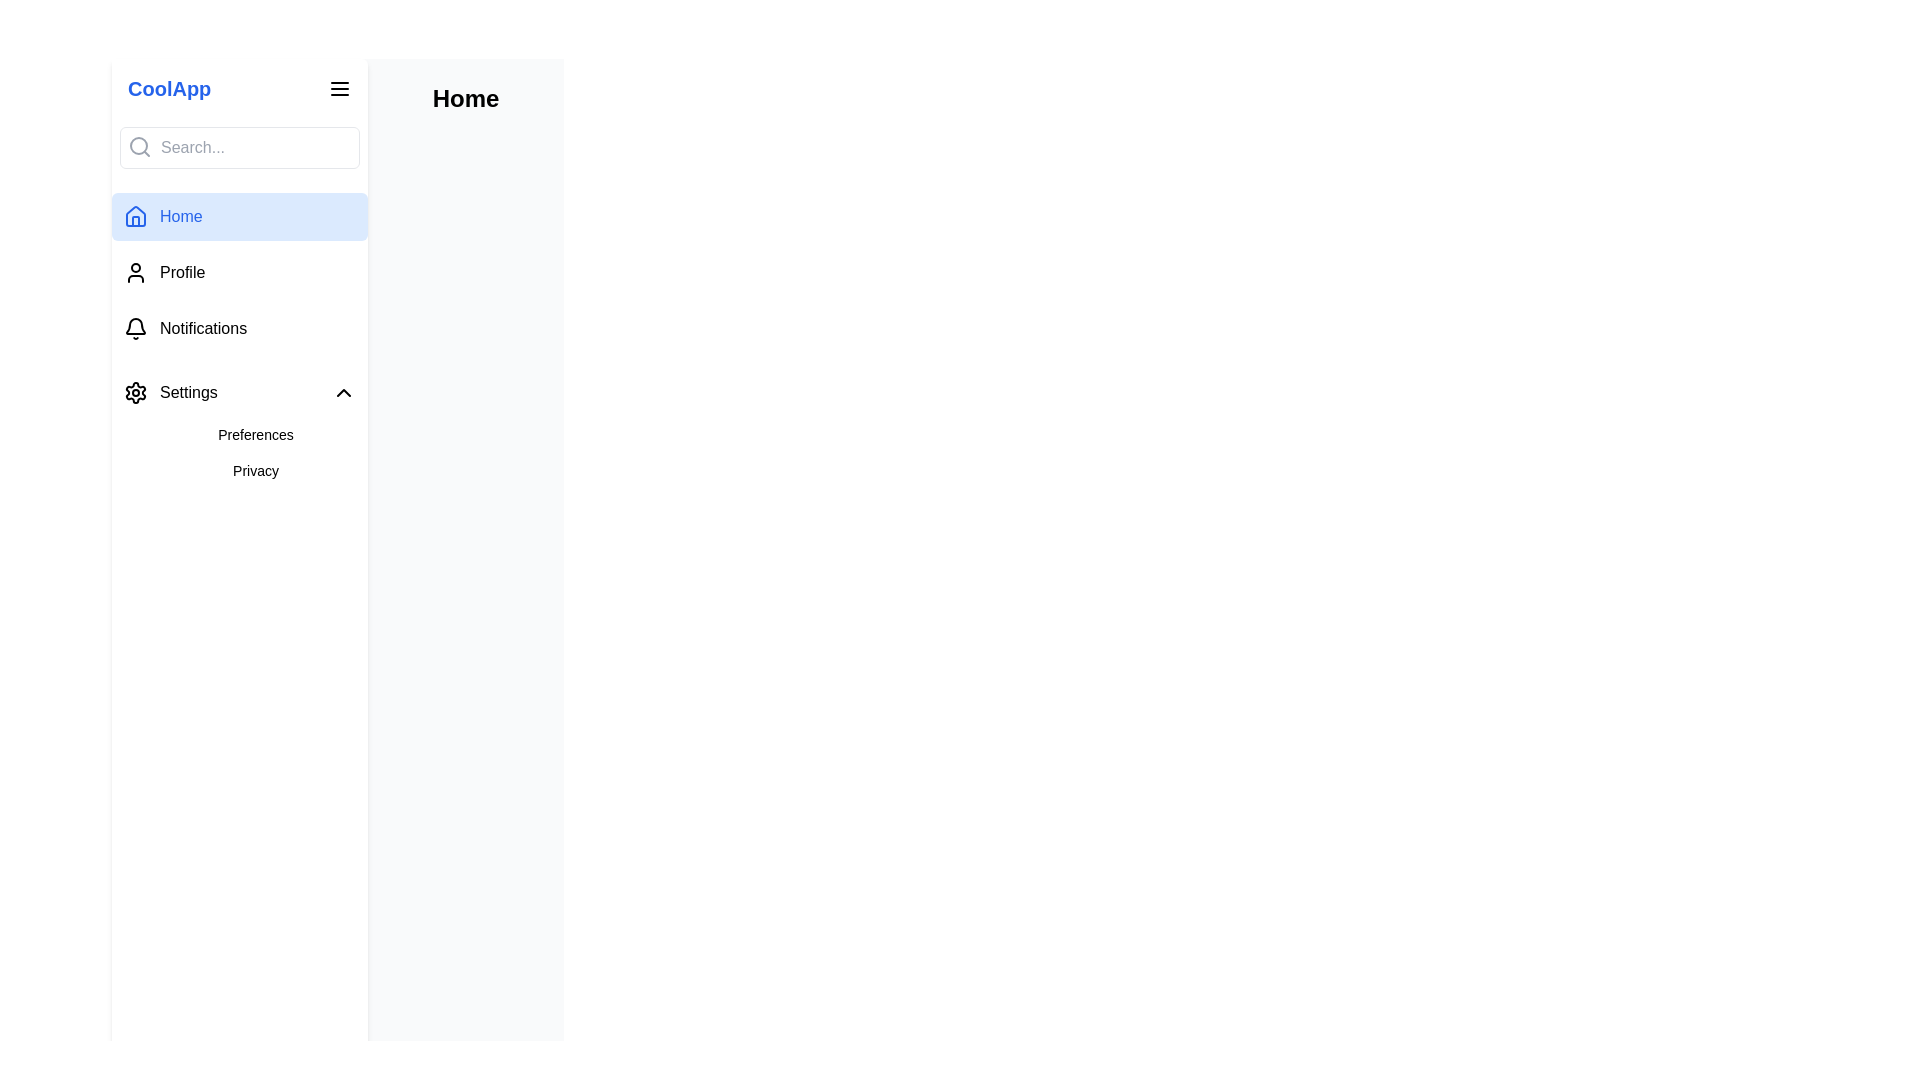  What do you see at coordinates (138, 145) in the screenshot?
I see `the search icon located at the top-left corner of the search text input field in the sidebar menu` at bounding box center [138, 145].